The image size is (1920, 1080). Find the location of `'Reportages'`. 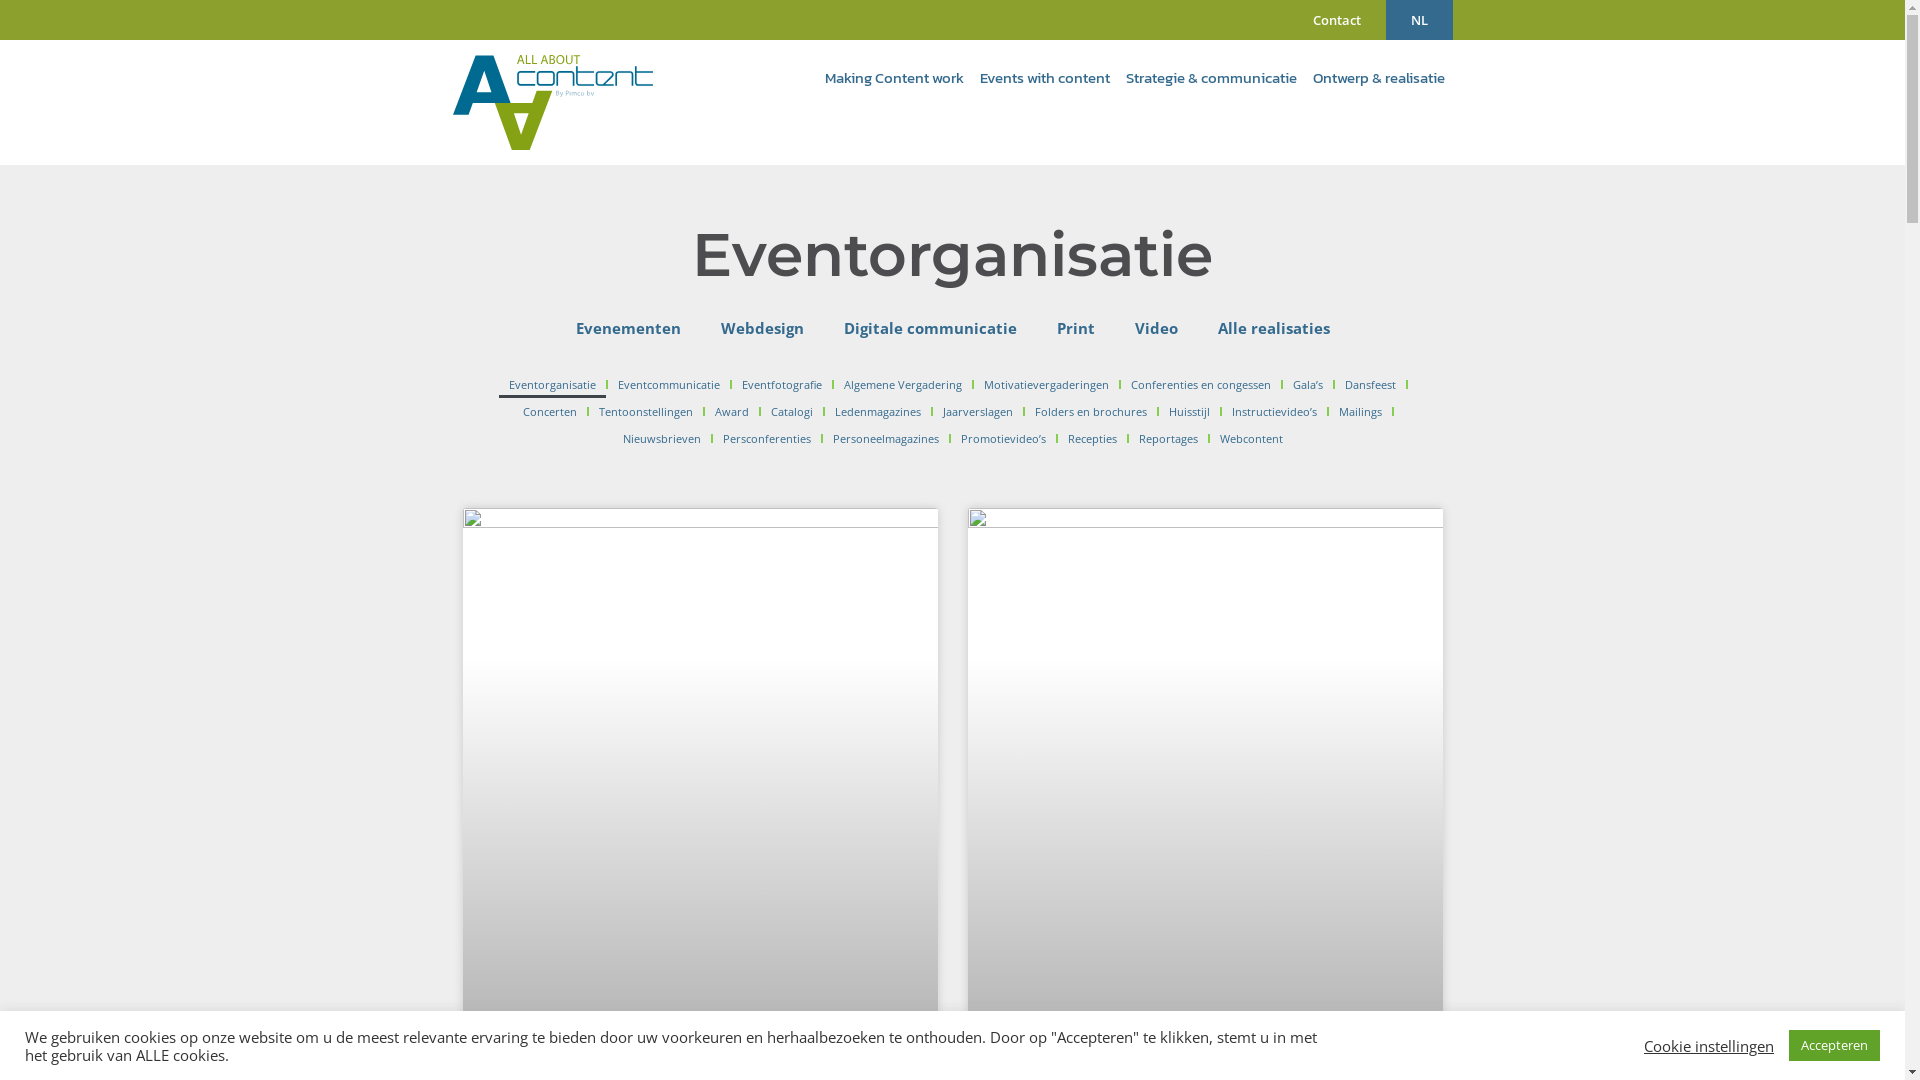

'Reportages' is located at coordinates (1167, 438).